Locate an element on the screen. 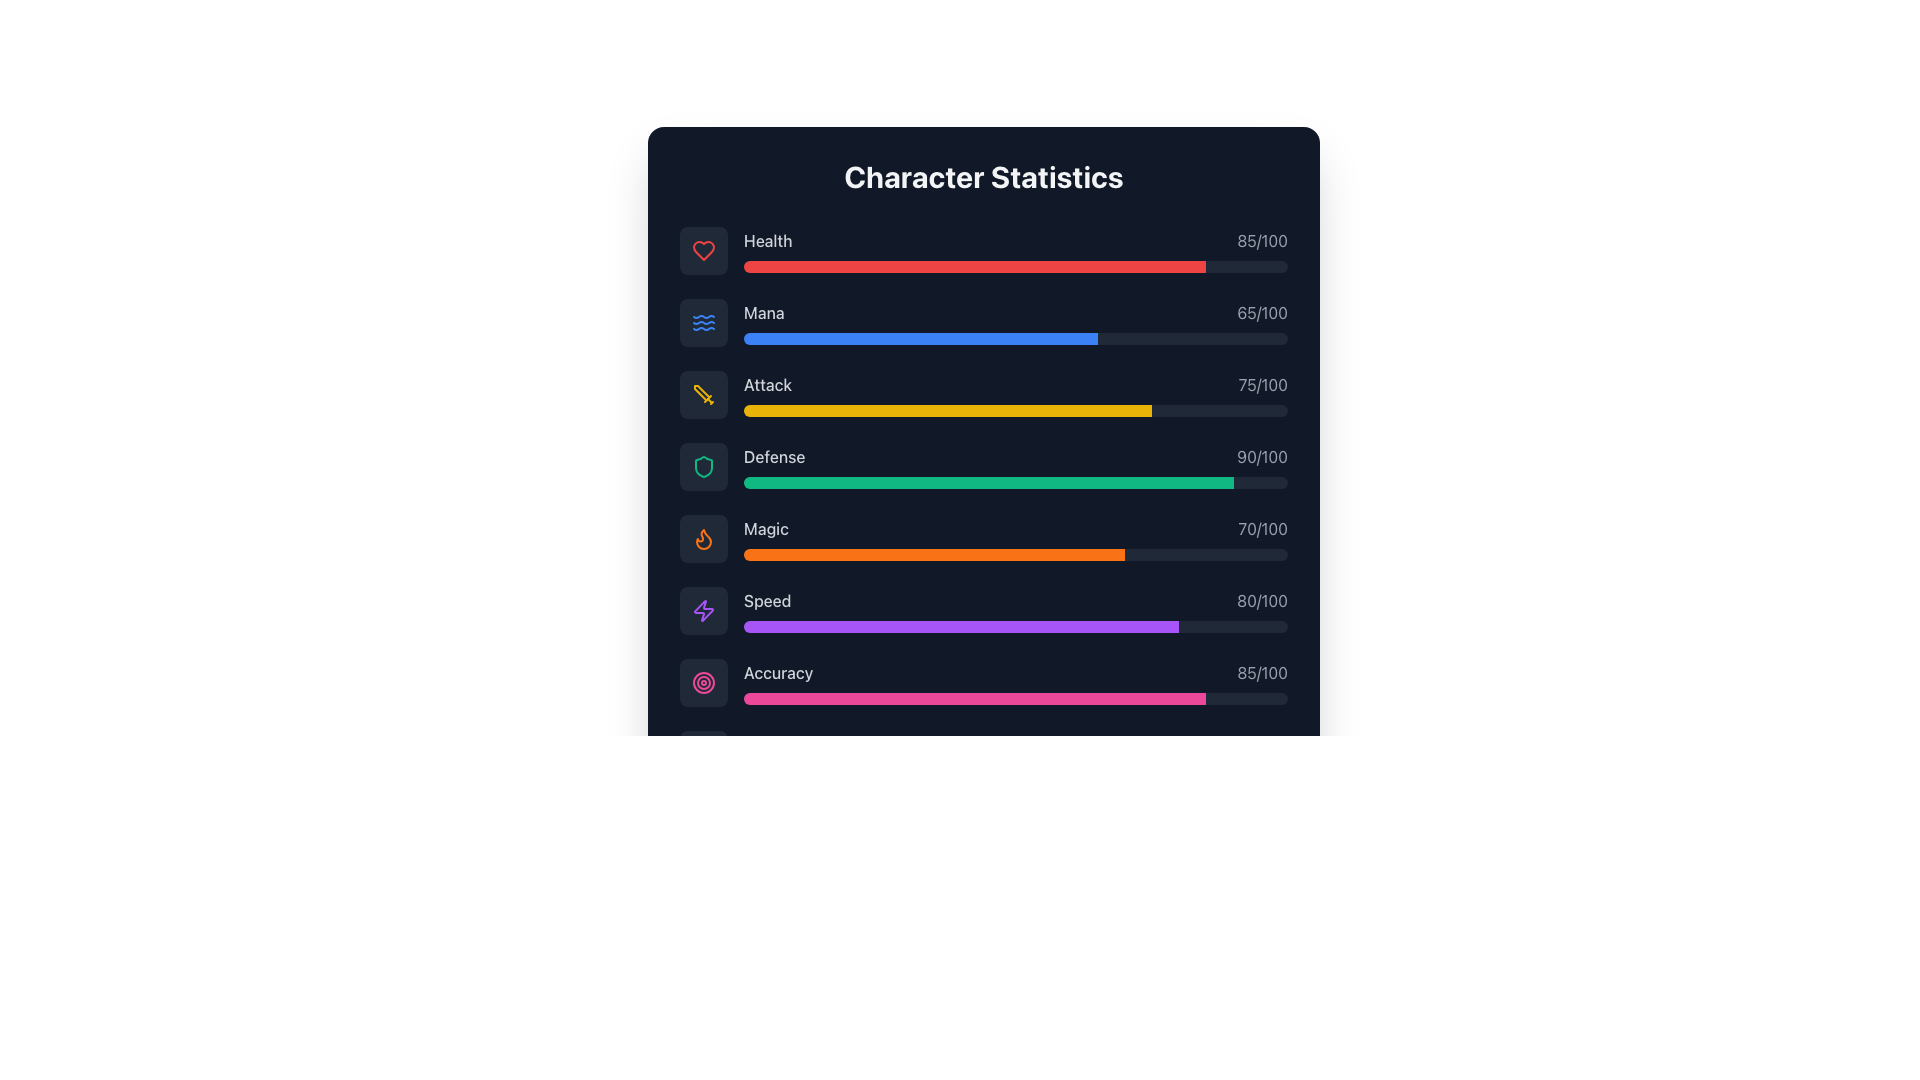  score displayed in the text label that represents the 'Attack' statistic, located to the far right of the 'Attack' row is located at coordinates (1262, 385).